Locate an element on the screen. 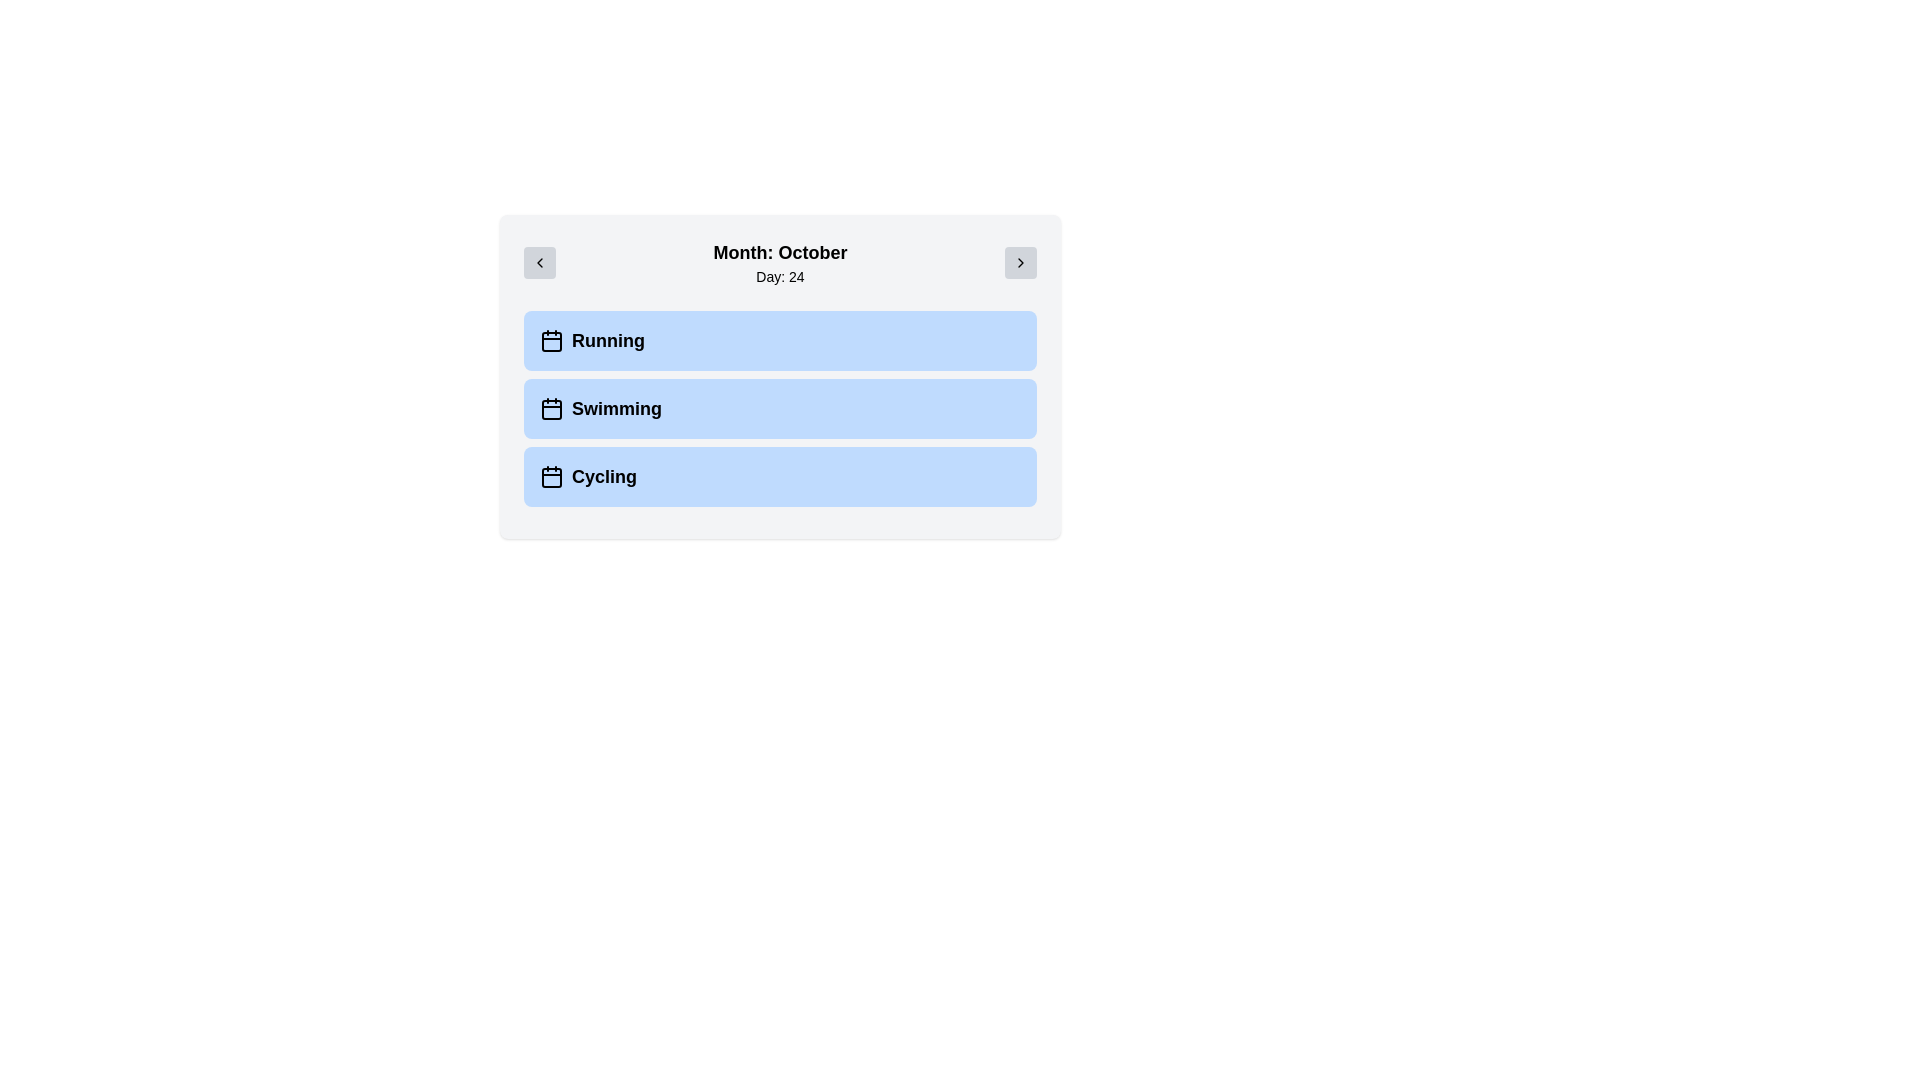  the non-interactive text label indicating the category 'Cycling', which is the third item in a vertical list of blue boxes is located at coordinates (603, 477).